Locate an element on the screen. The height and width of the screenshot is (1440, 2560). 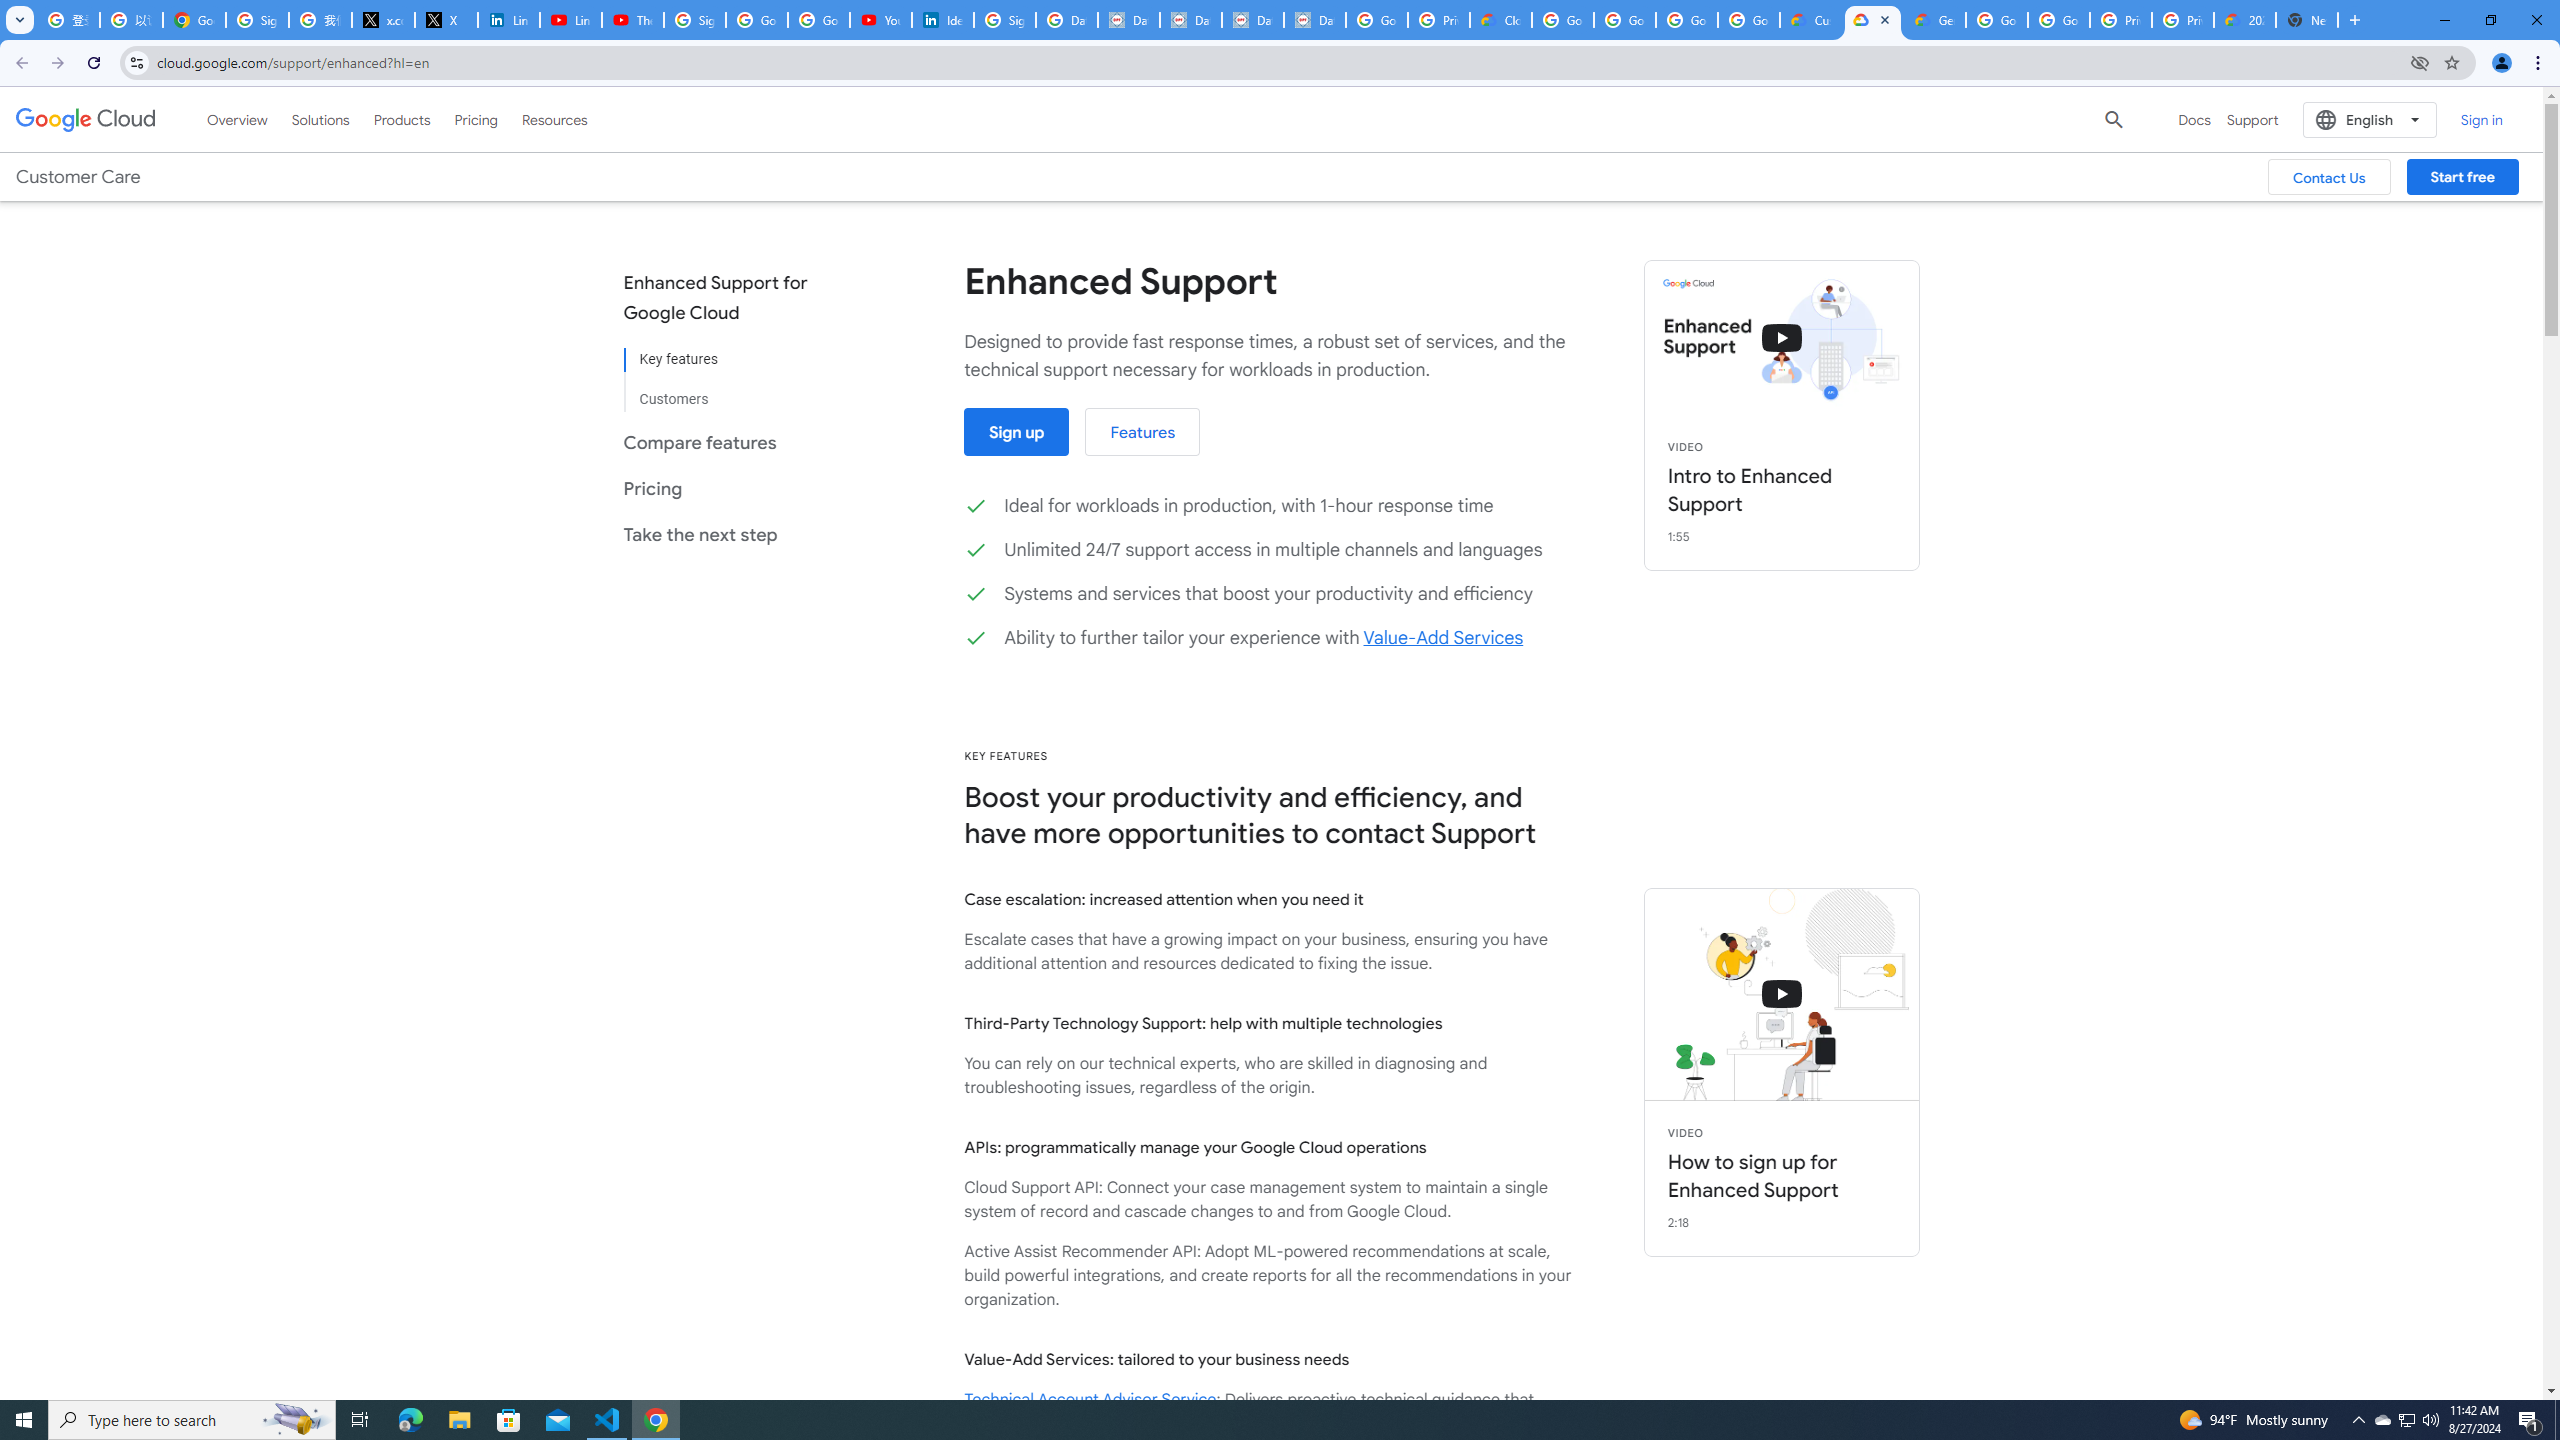
'Solutions' is located at coordinates (319, 118).